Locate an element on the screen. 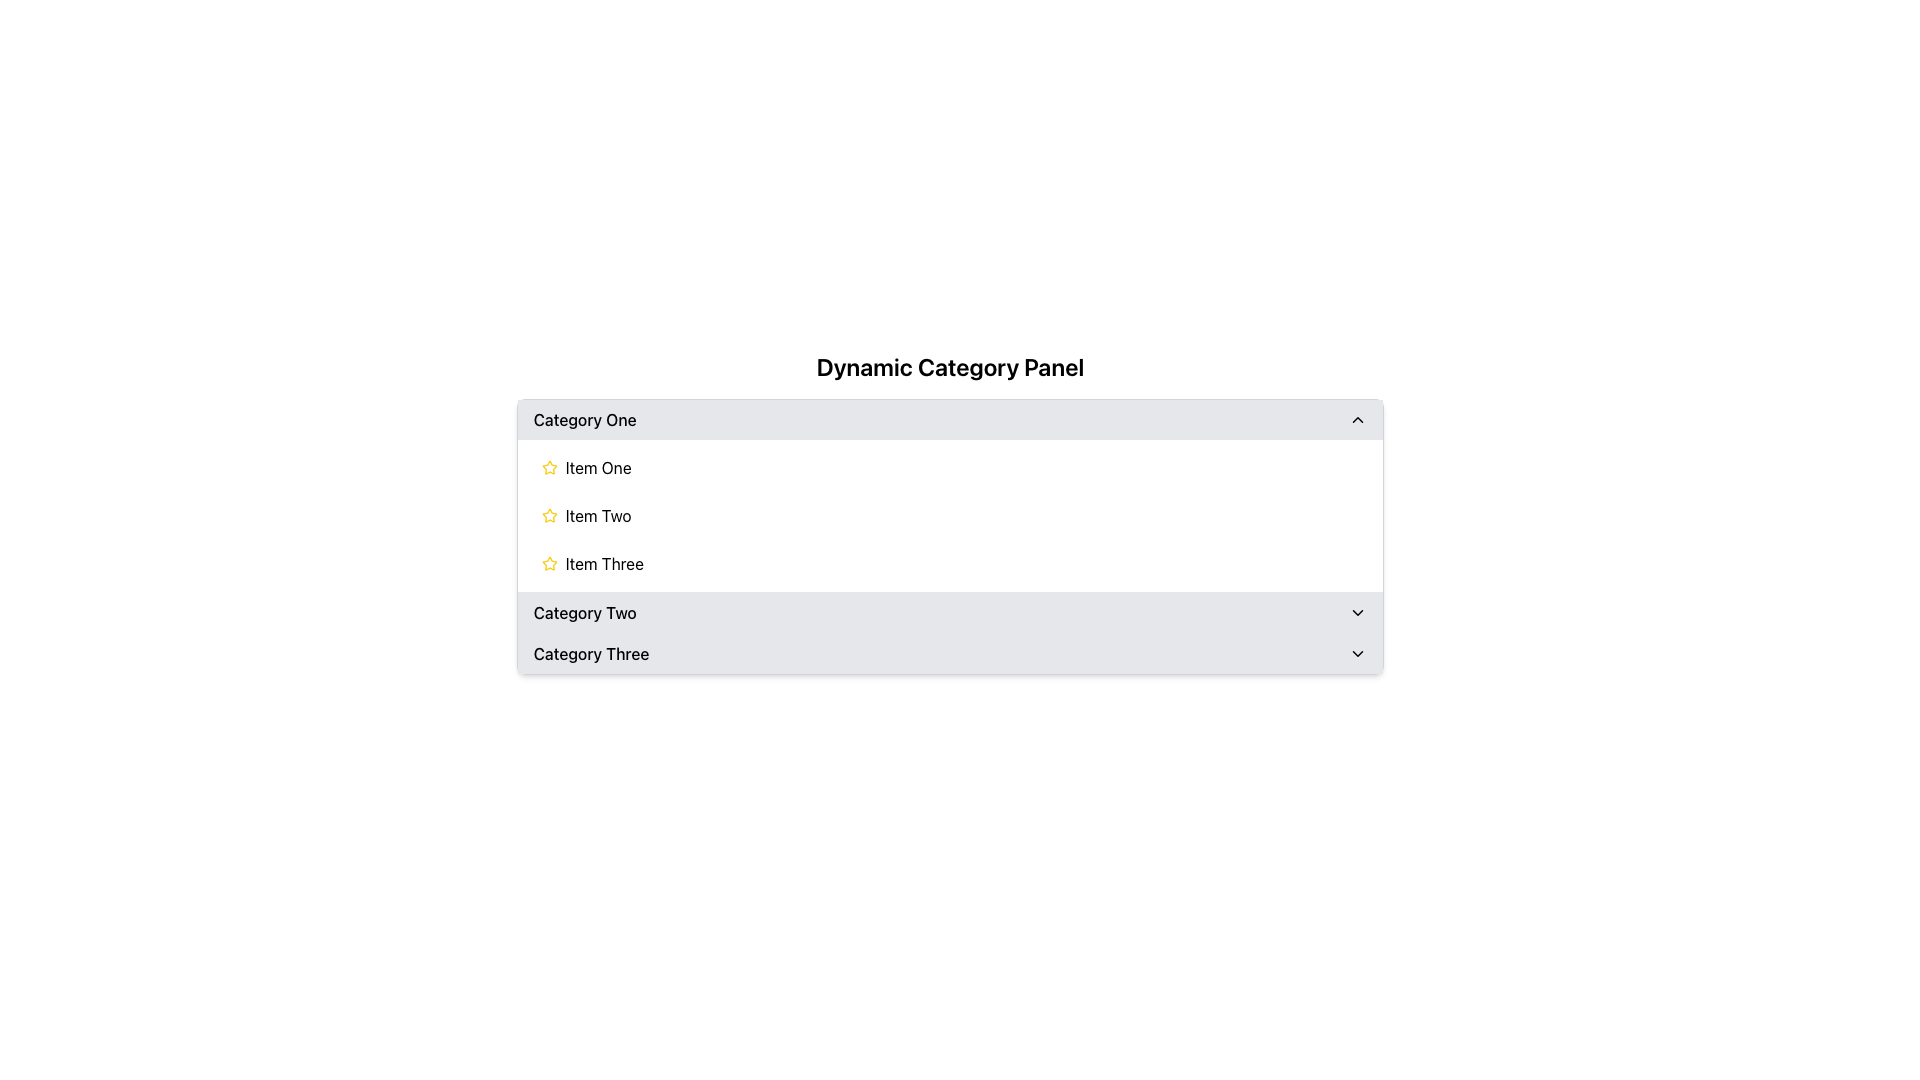 The width and height of the screenshot is (1920, 1080). the downward-pointing chevron icon located on the right side of the 'Category Two' section header is located at coordinates (1358, 612).